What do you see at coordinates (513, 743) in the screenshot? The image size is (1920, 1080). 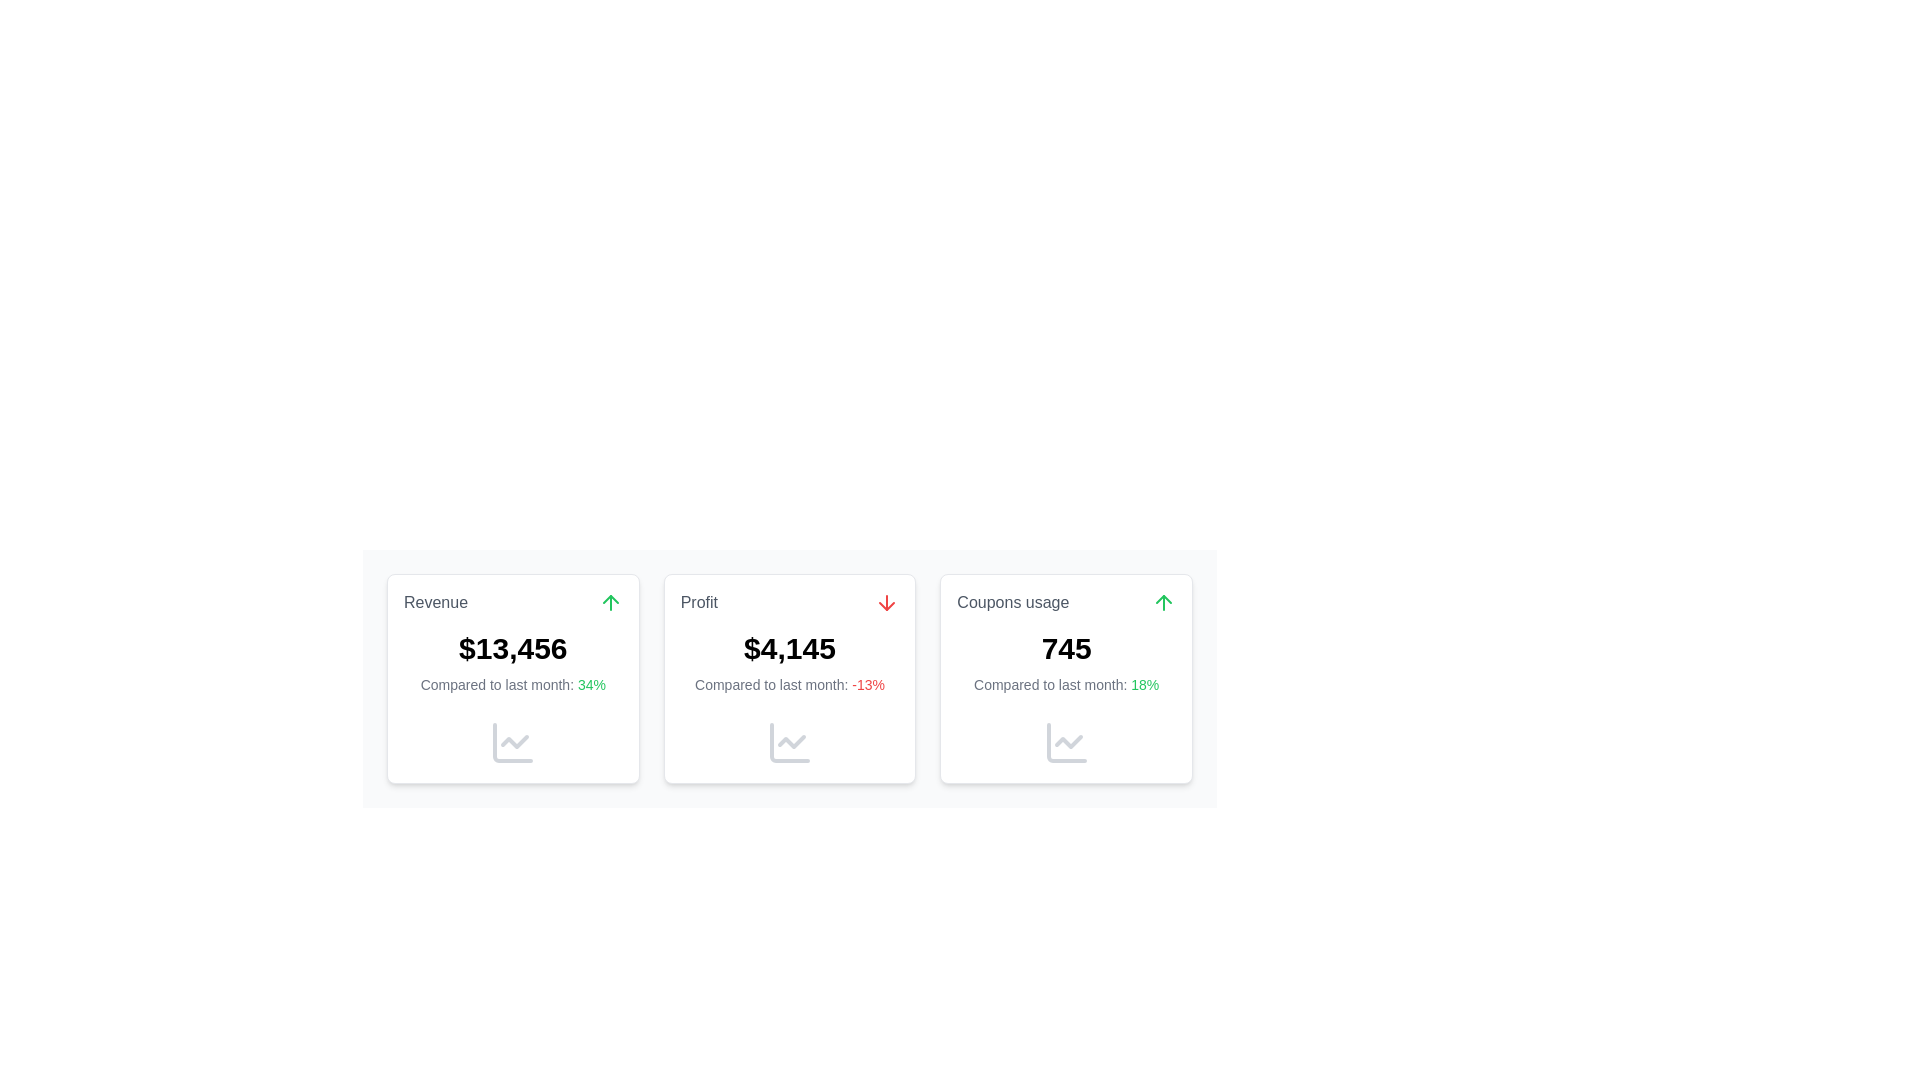 I see `the small bar chart icon located in the bottom right corner of the first card labeled 'Revenue', which is beneath the text '$13,456 Compared to last month: 34%'` at bounding box center [513, 743].